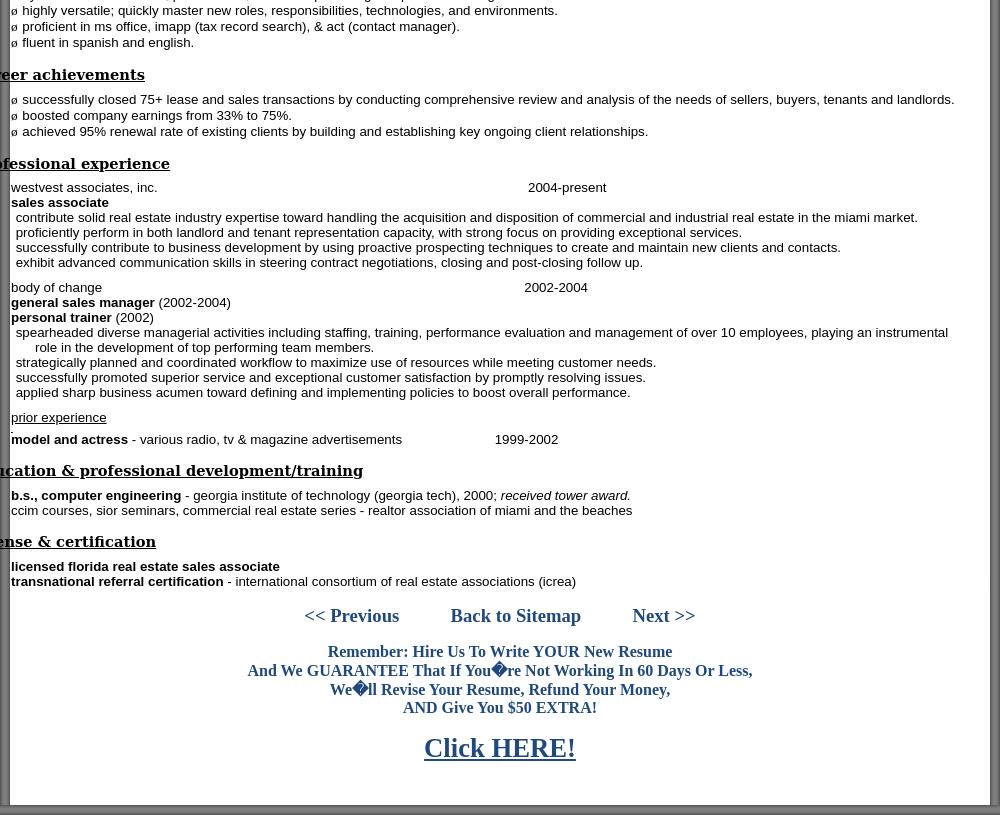 Image resolution: width=1000 pixels, height=815 pixels. Describe the element at coordinates (399, 580) in the screenshot. I see `'- international consortium of real estate associations
(icrea)'` at that location.